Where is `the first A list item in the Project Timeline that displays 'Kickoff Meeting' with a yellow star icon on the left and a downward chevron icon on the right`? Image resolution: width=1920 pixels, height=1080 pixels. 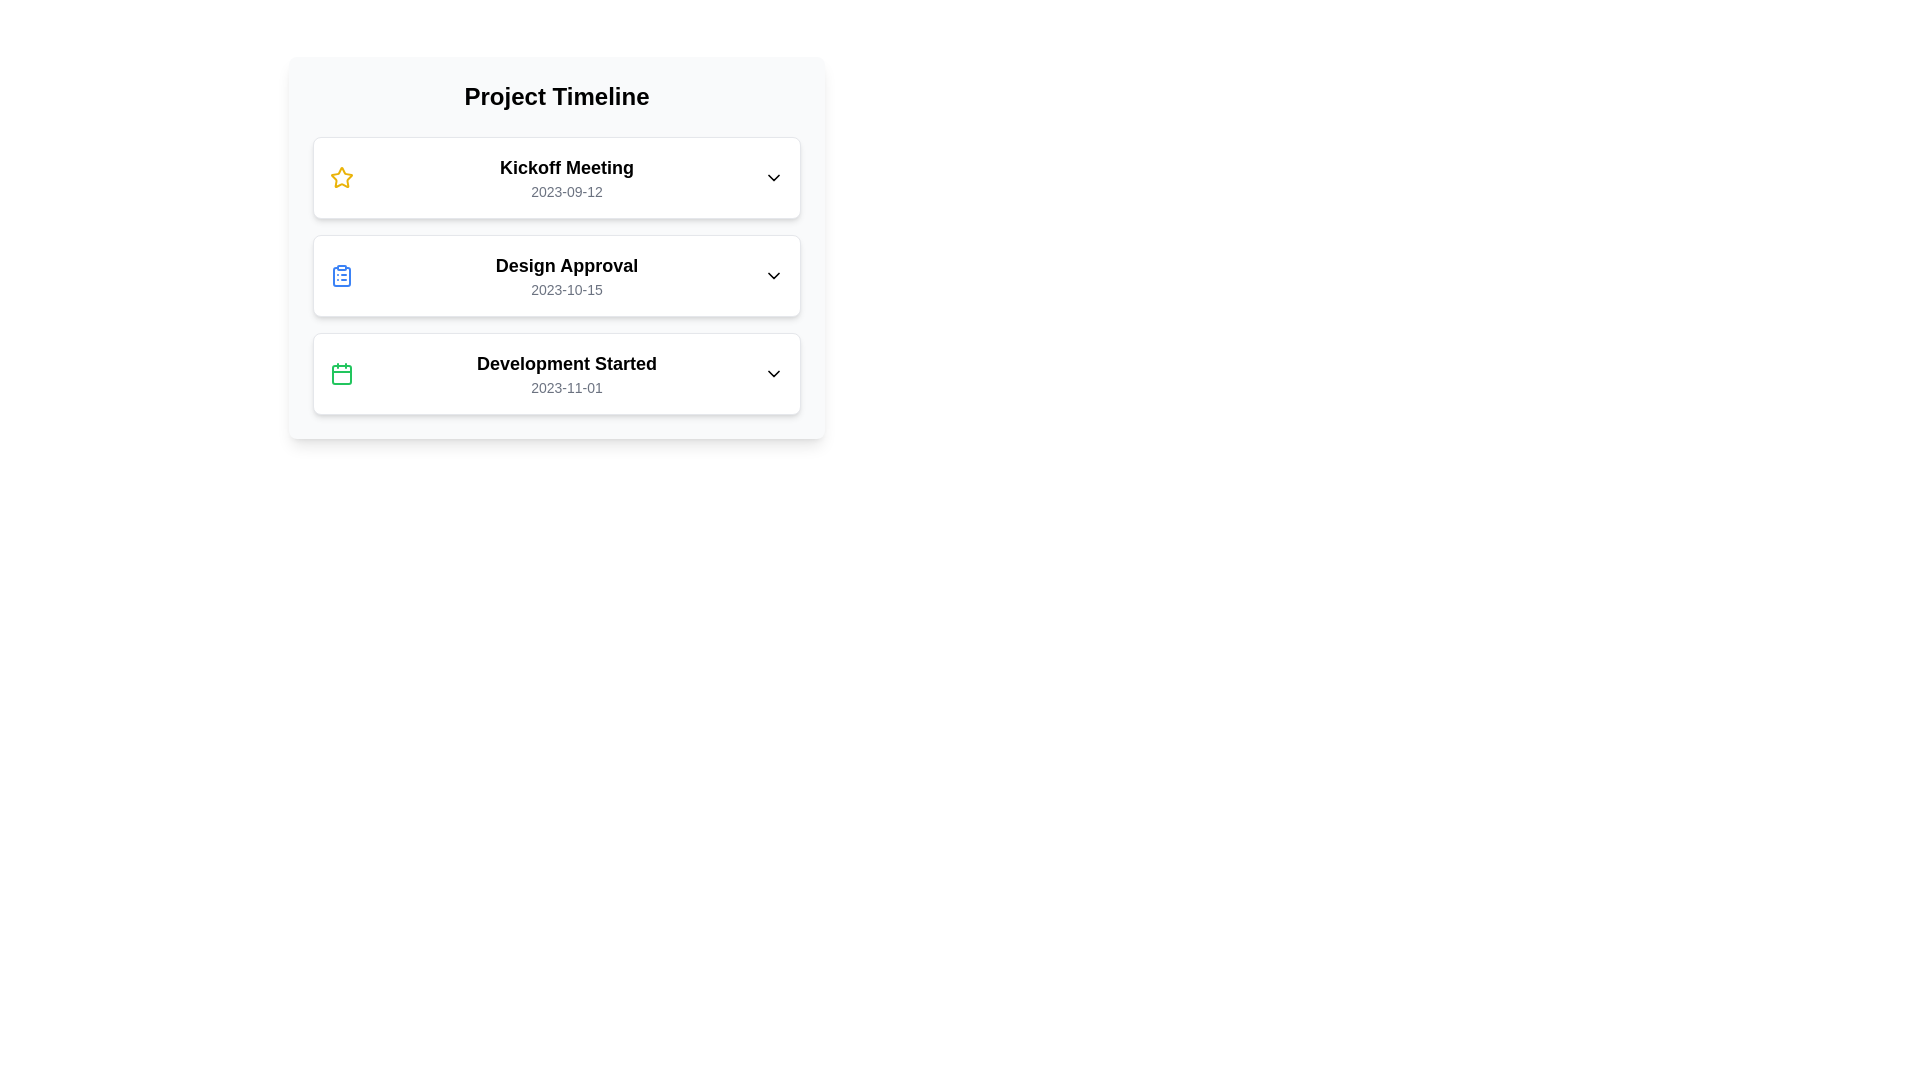
the first A list item in the Project Timeline that displays 'Kickoff Meeting' with a yellow star icon on the left and a downward chevron icon on the right is located at coordinates (556, 176).